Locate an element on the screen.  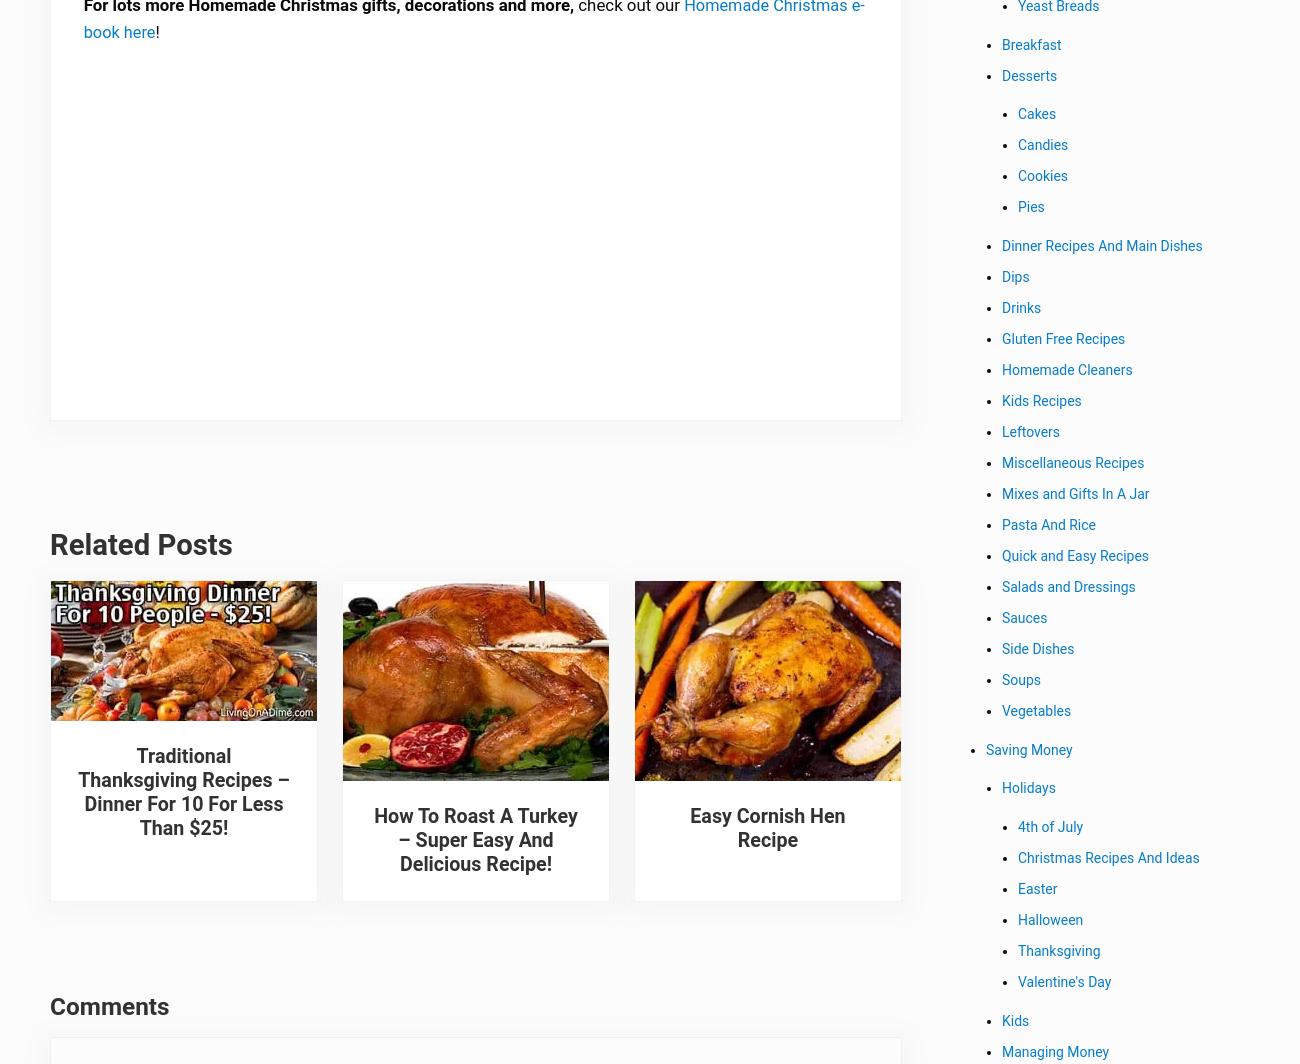
'Pies' is located at coordinates (1031, 210).